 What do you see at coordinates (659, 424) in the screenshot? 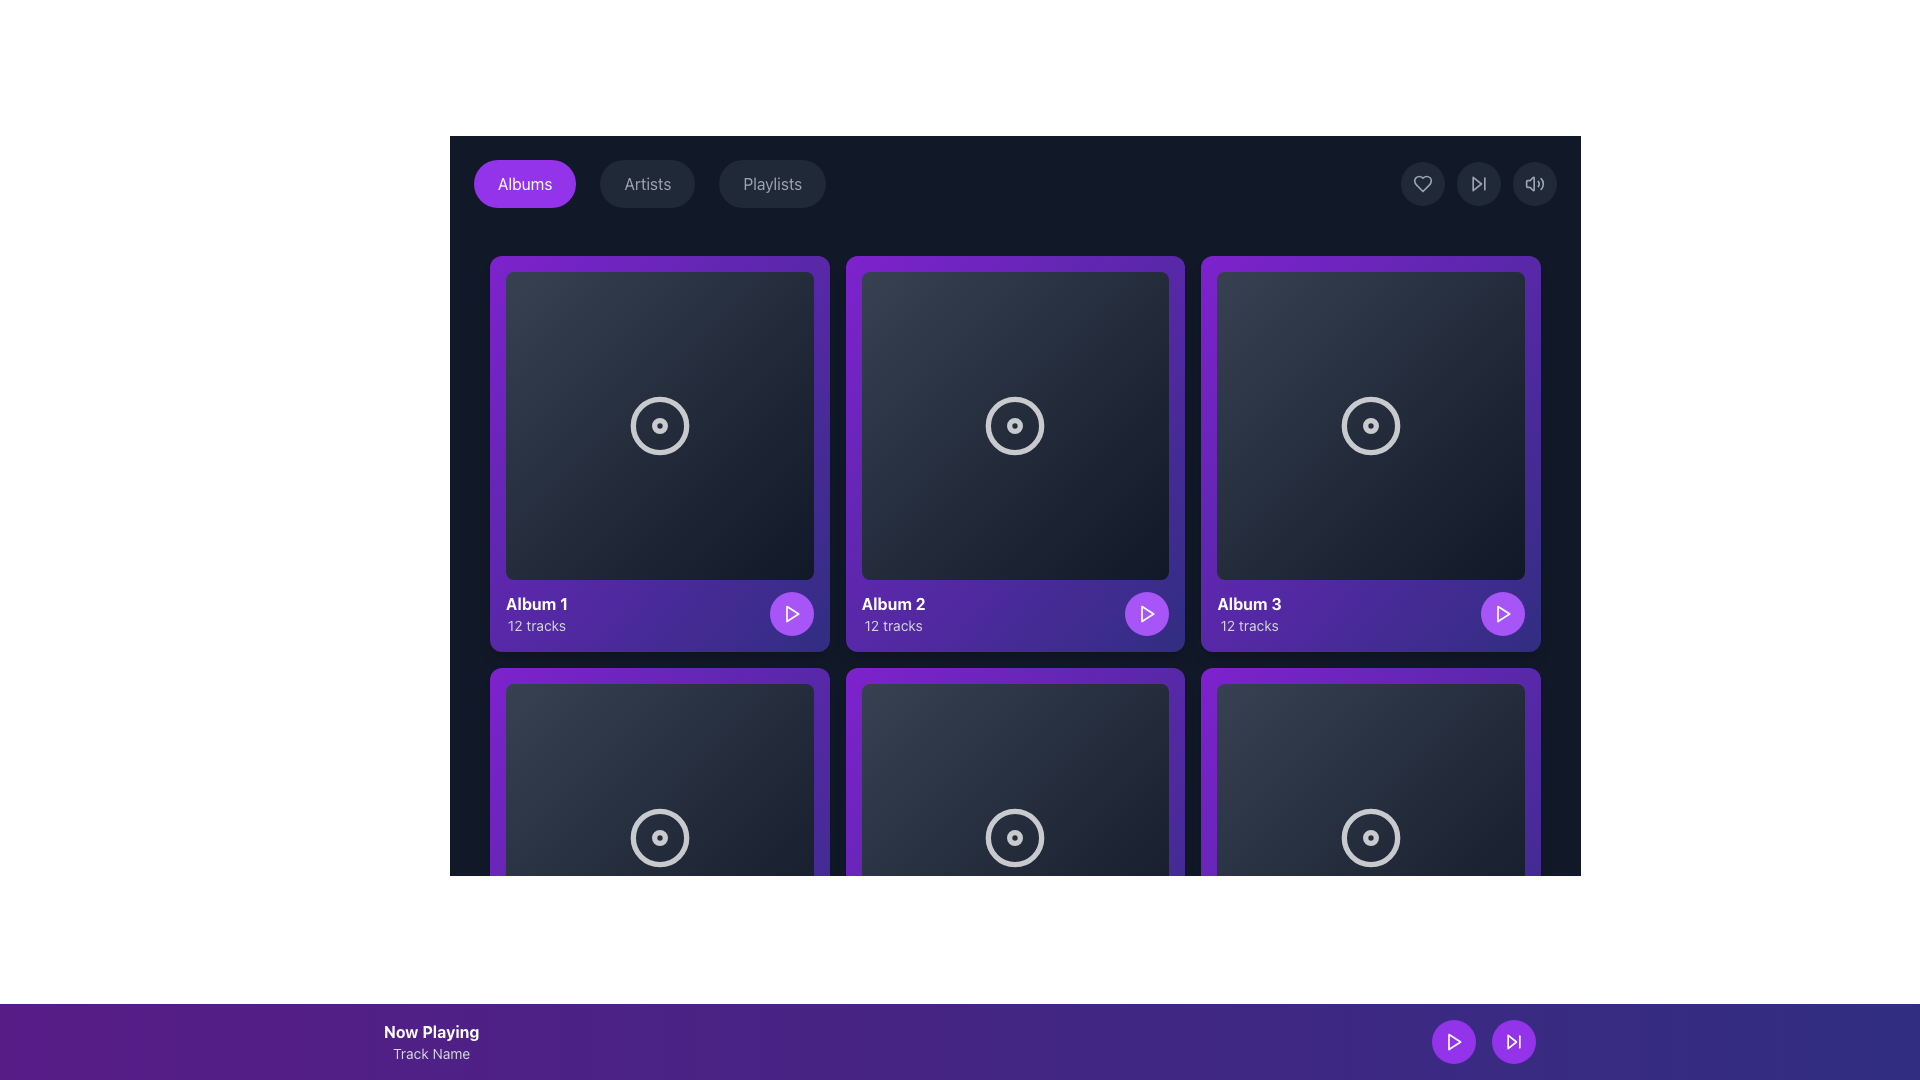
I see `the decorative icon located at the center of the top-left card labeled 'Album 1'` at bounding box center [659, 424].